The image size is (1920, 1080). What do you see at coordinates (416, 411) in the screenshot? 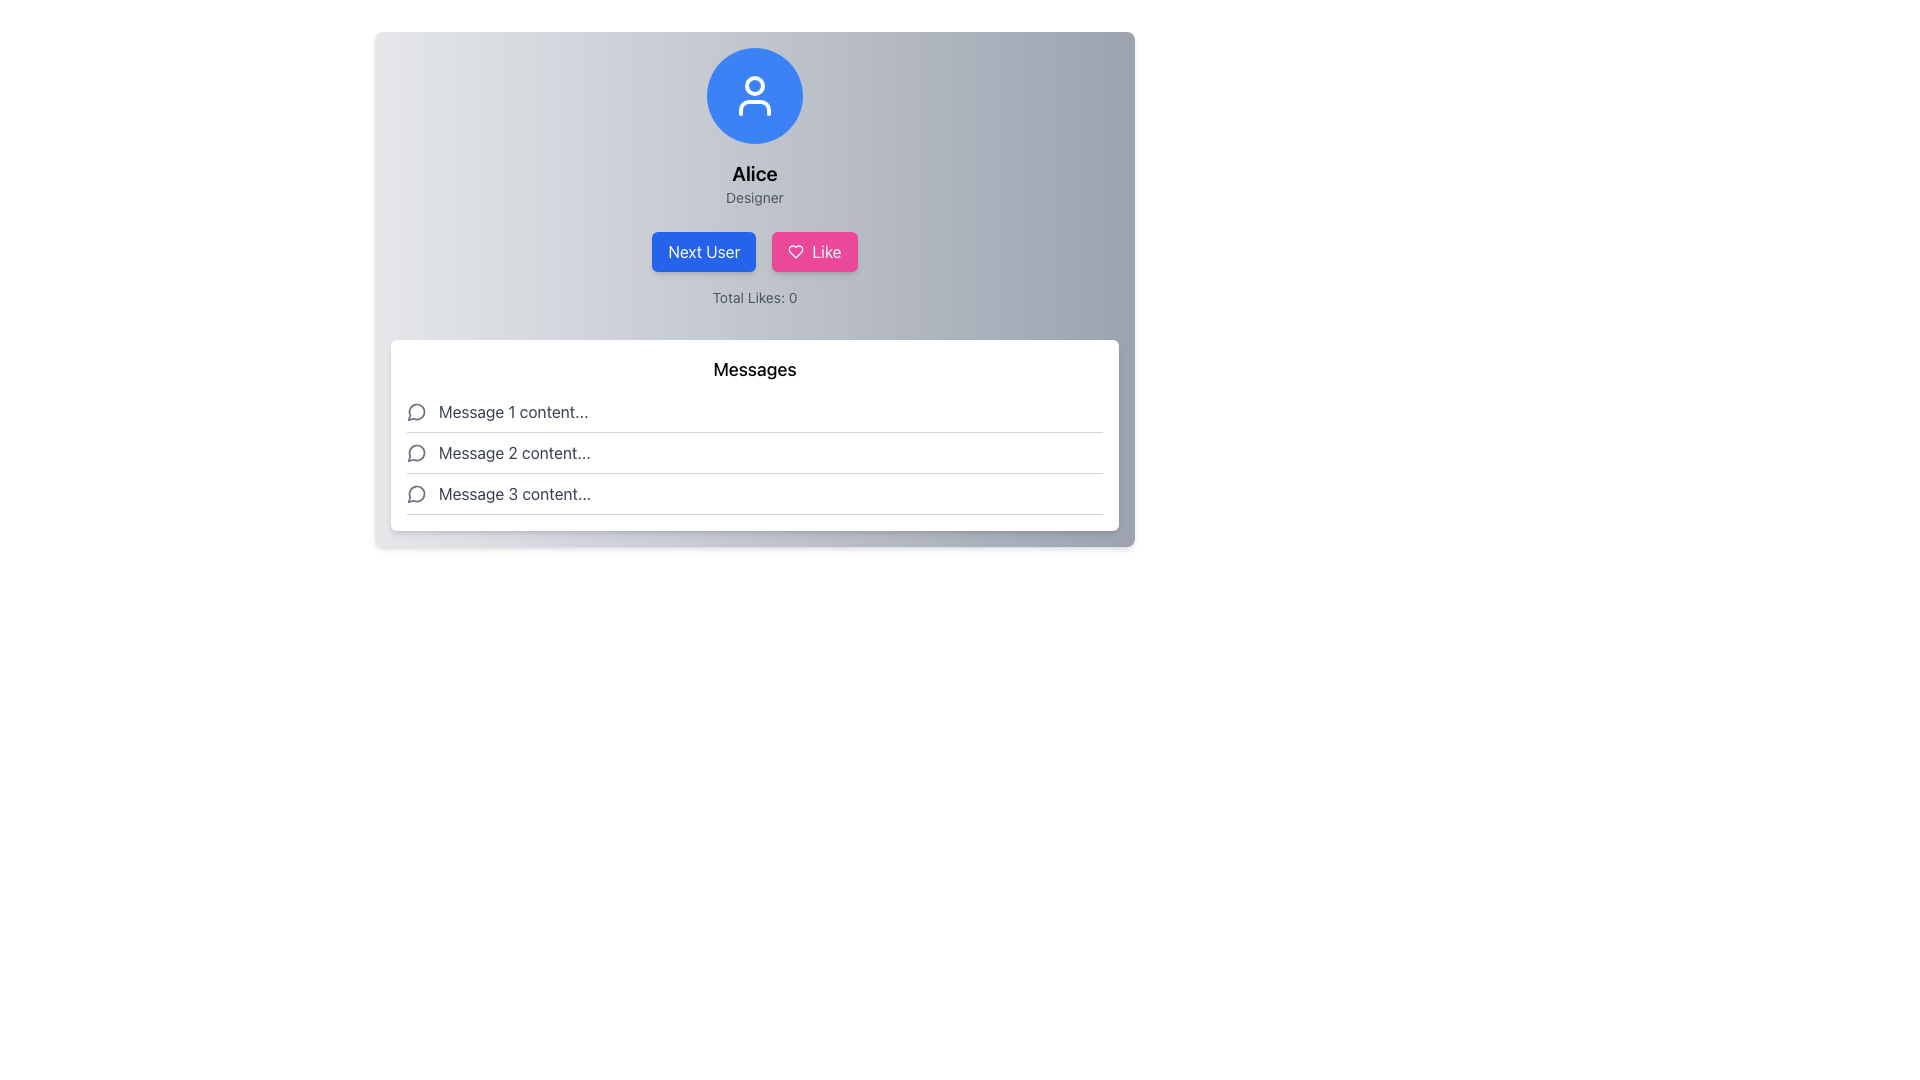
I see `the circular speech bubble icon located at the beginning of the row containing 'Message 1 content...' in the Messages section` at bounding box center [416, 411].